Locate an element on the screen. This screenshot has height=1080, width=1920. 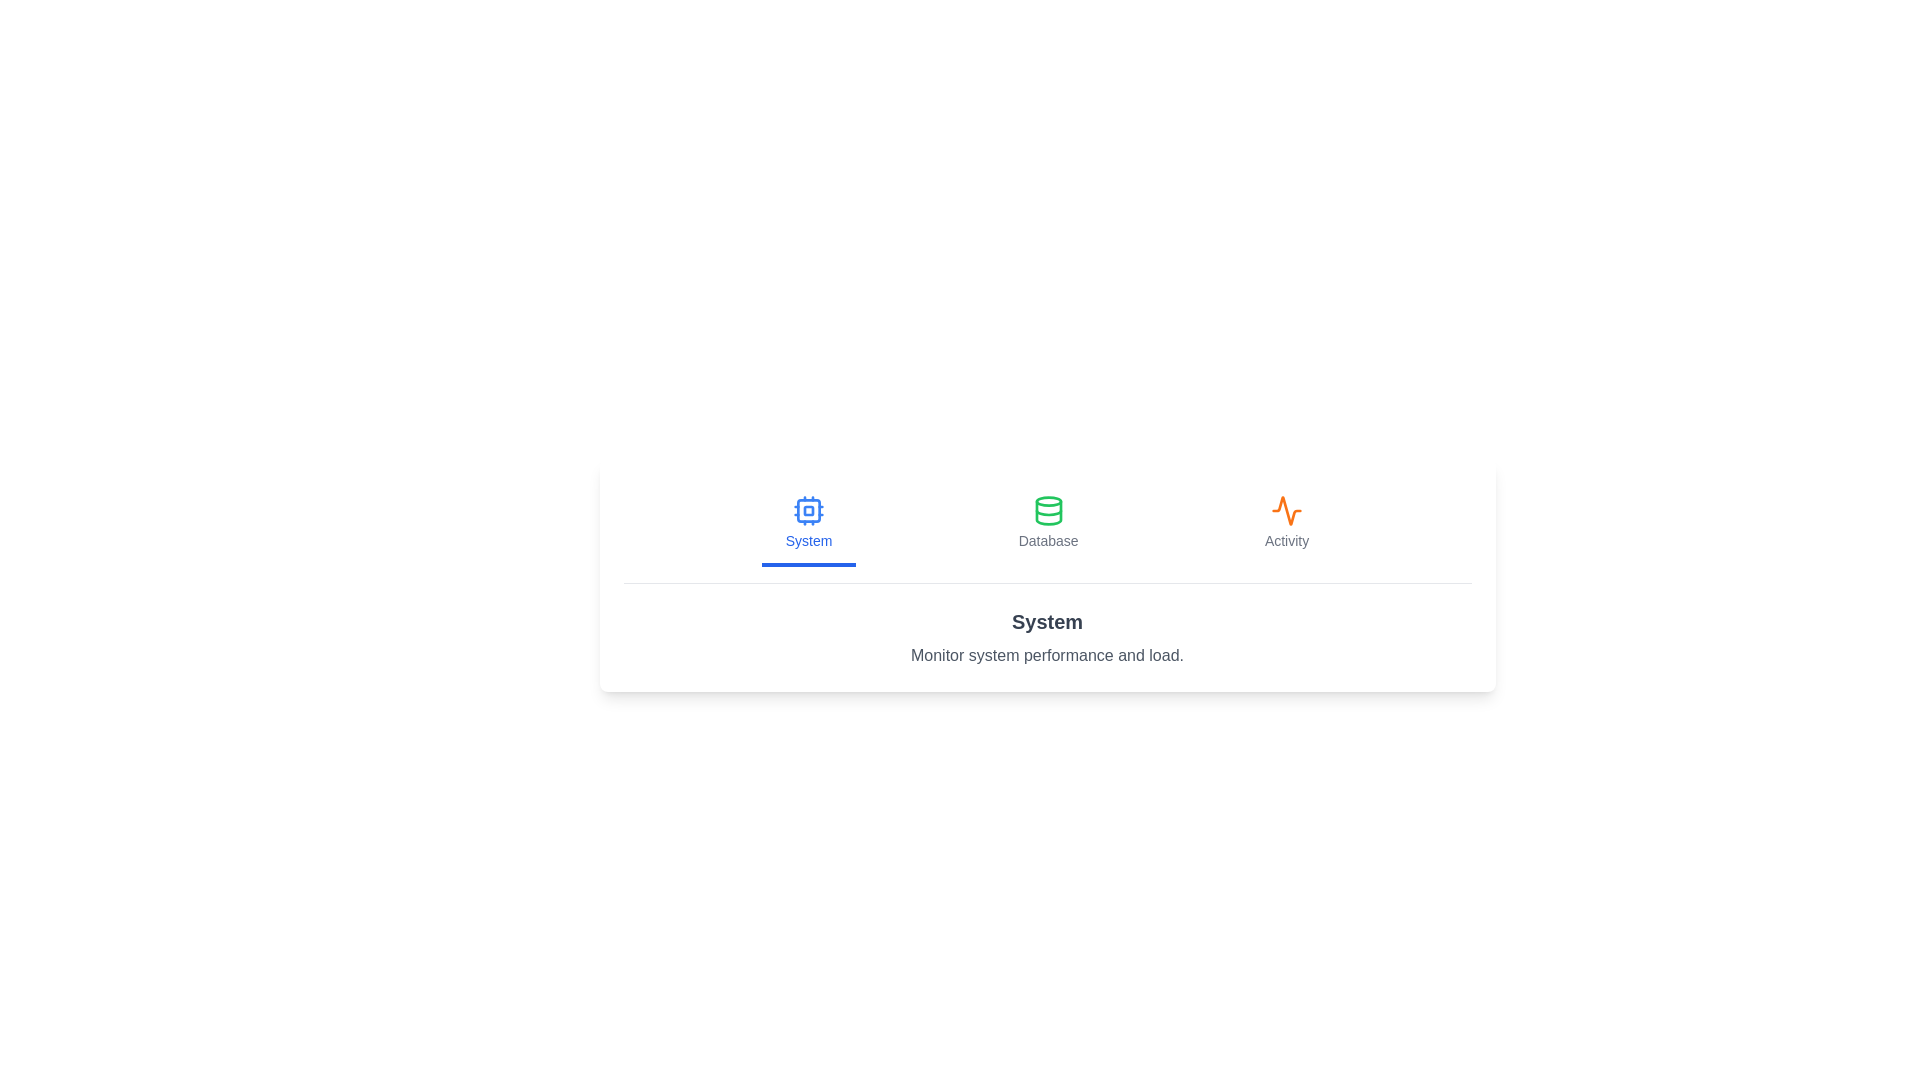
the tab navigation button labeled Activity is located at coordinates (1286, 523).